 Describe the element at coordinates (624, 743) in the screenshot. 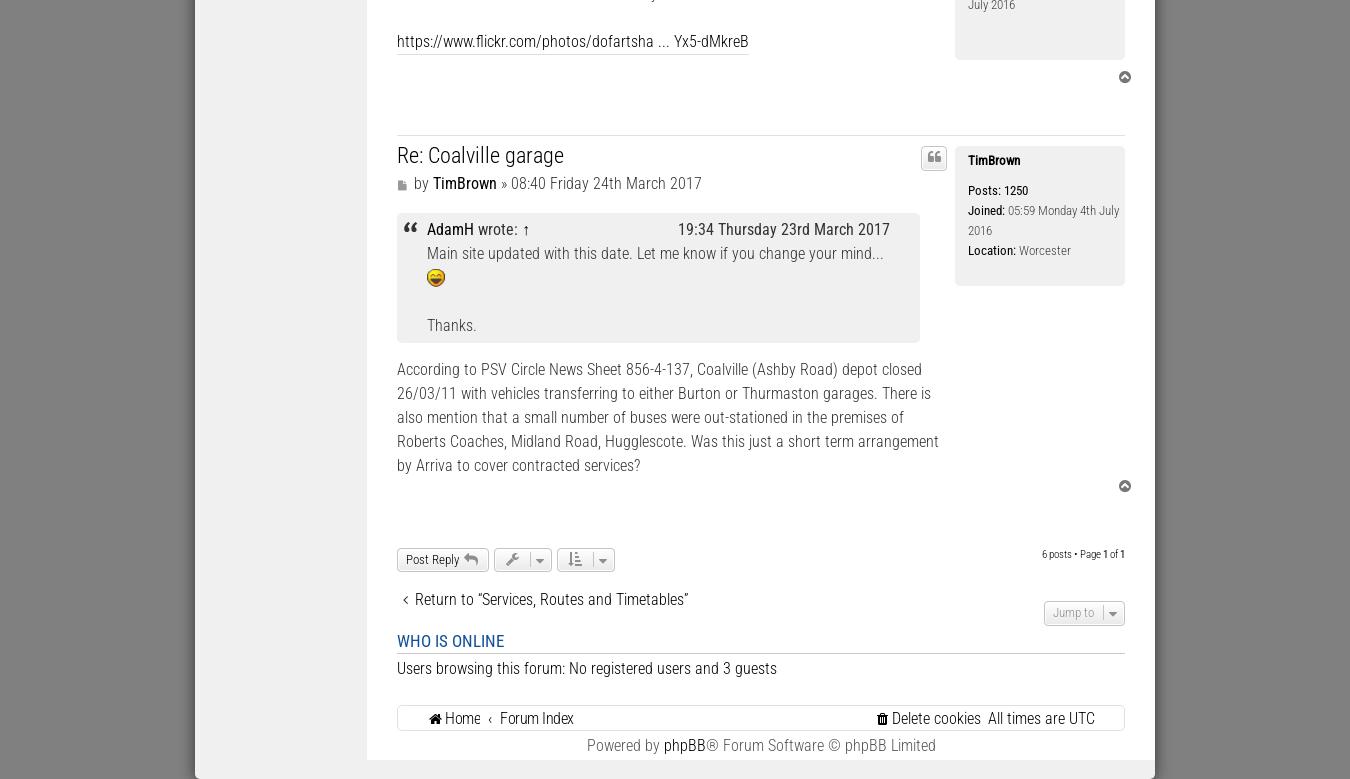

I see `'Powered by'` at that location.